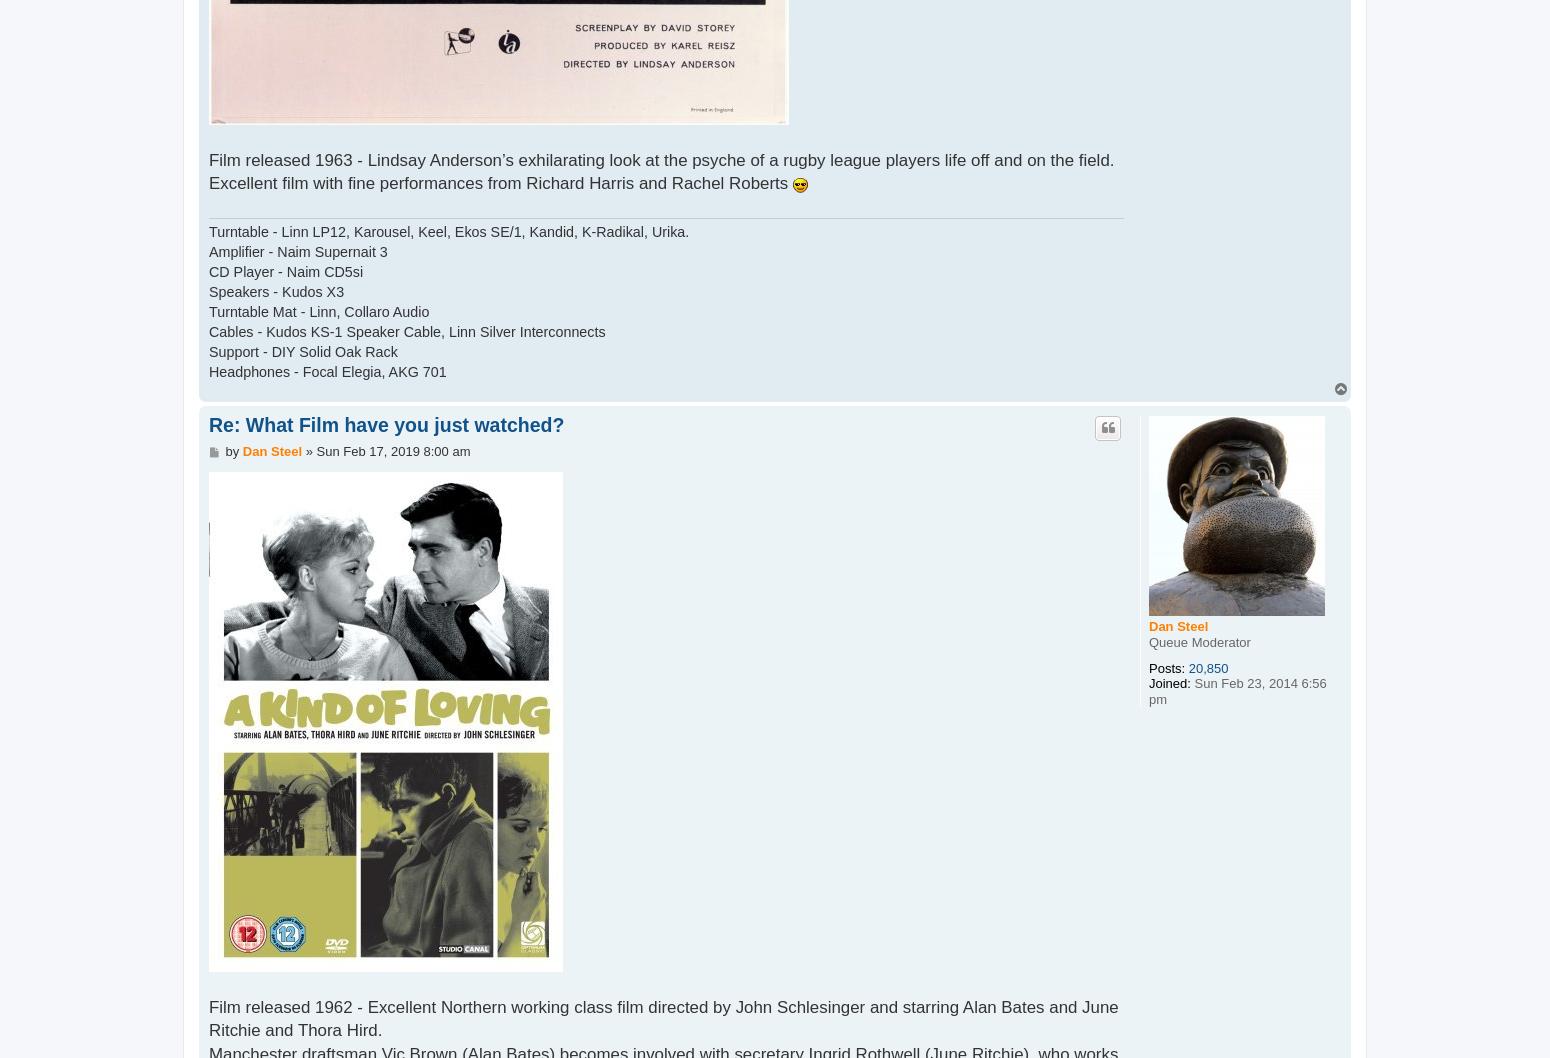 The width and height of the screenshot is (1550, 1058). What do you see at coordinates (317, 311) in the screenshot?
I see `'Turntable Mat - Linn, Collaro Audio'` at bounding box center [317, 311].